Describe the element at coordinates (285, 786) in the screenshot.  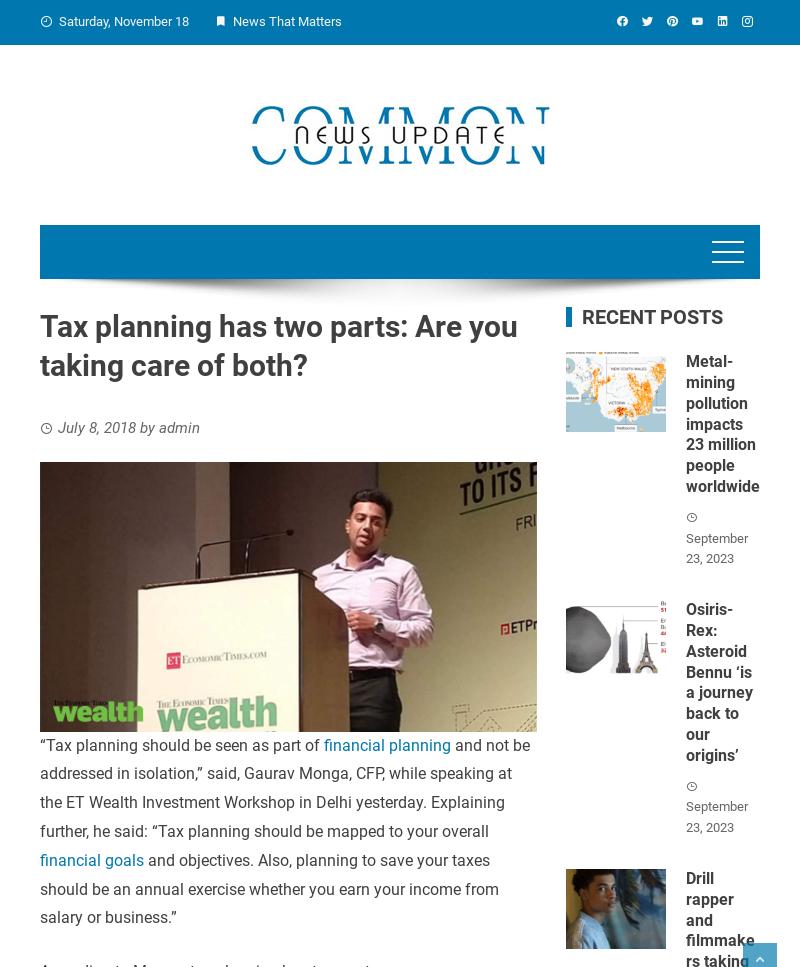
I see `'and not be addressed in isolation,” said, Gaurav Monga, CFP, while speaking at the ET Wealth Investment Workshop in Delhi yesterday. Explaining further, he said: “Tax planning should be mapped to your overall'` at that location.